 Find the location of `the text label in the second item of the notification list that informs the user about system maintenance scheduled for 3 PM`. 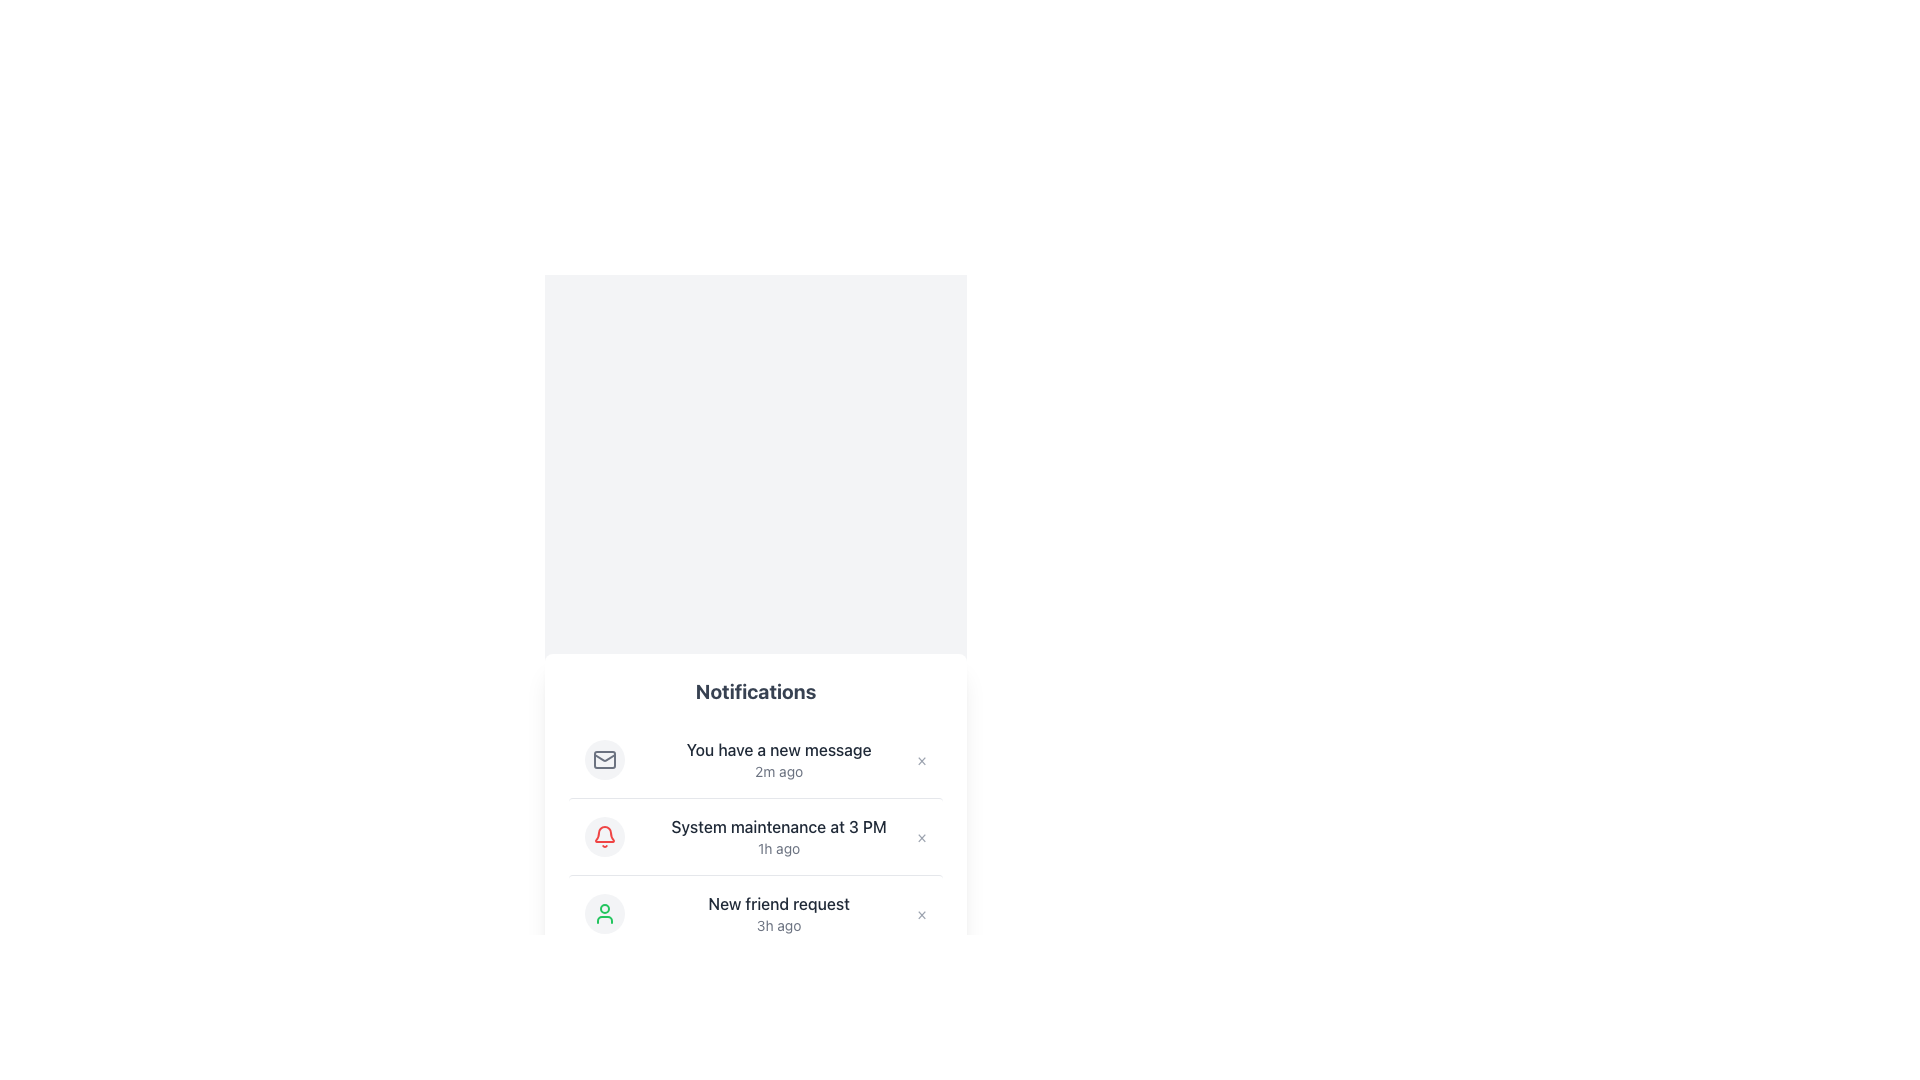

the text label in the second item of the notification list that informs the user about system maintenance scheduled for 3 PM is located at coordinates (778, 826).